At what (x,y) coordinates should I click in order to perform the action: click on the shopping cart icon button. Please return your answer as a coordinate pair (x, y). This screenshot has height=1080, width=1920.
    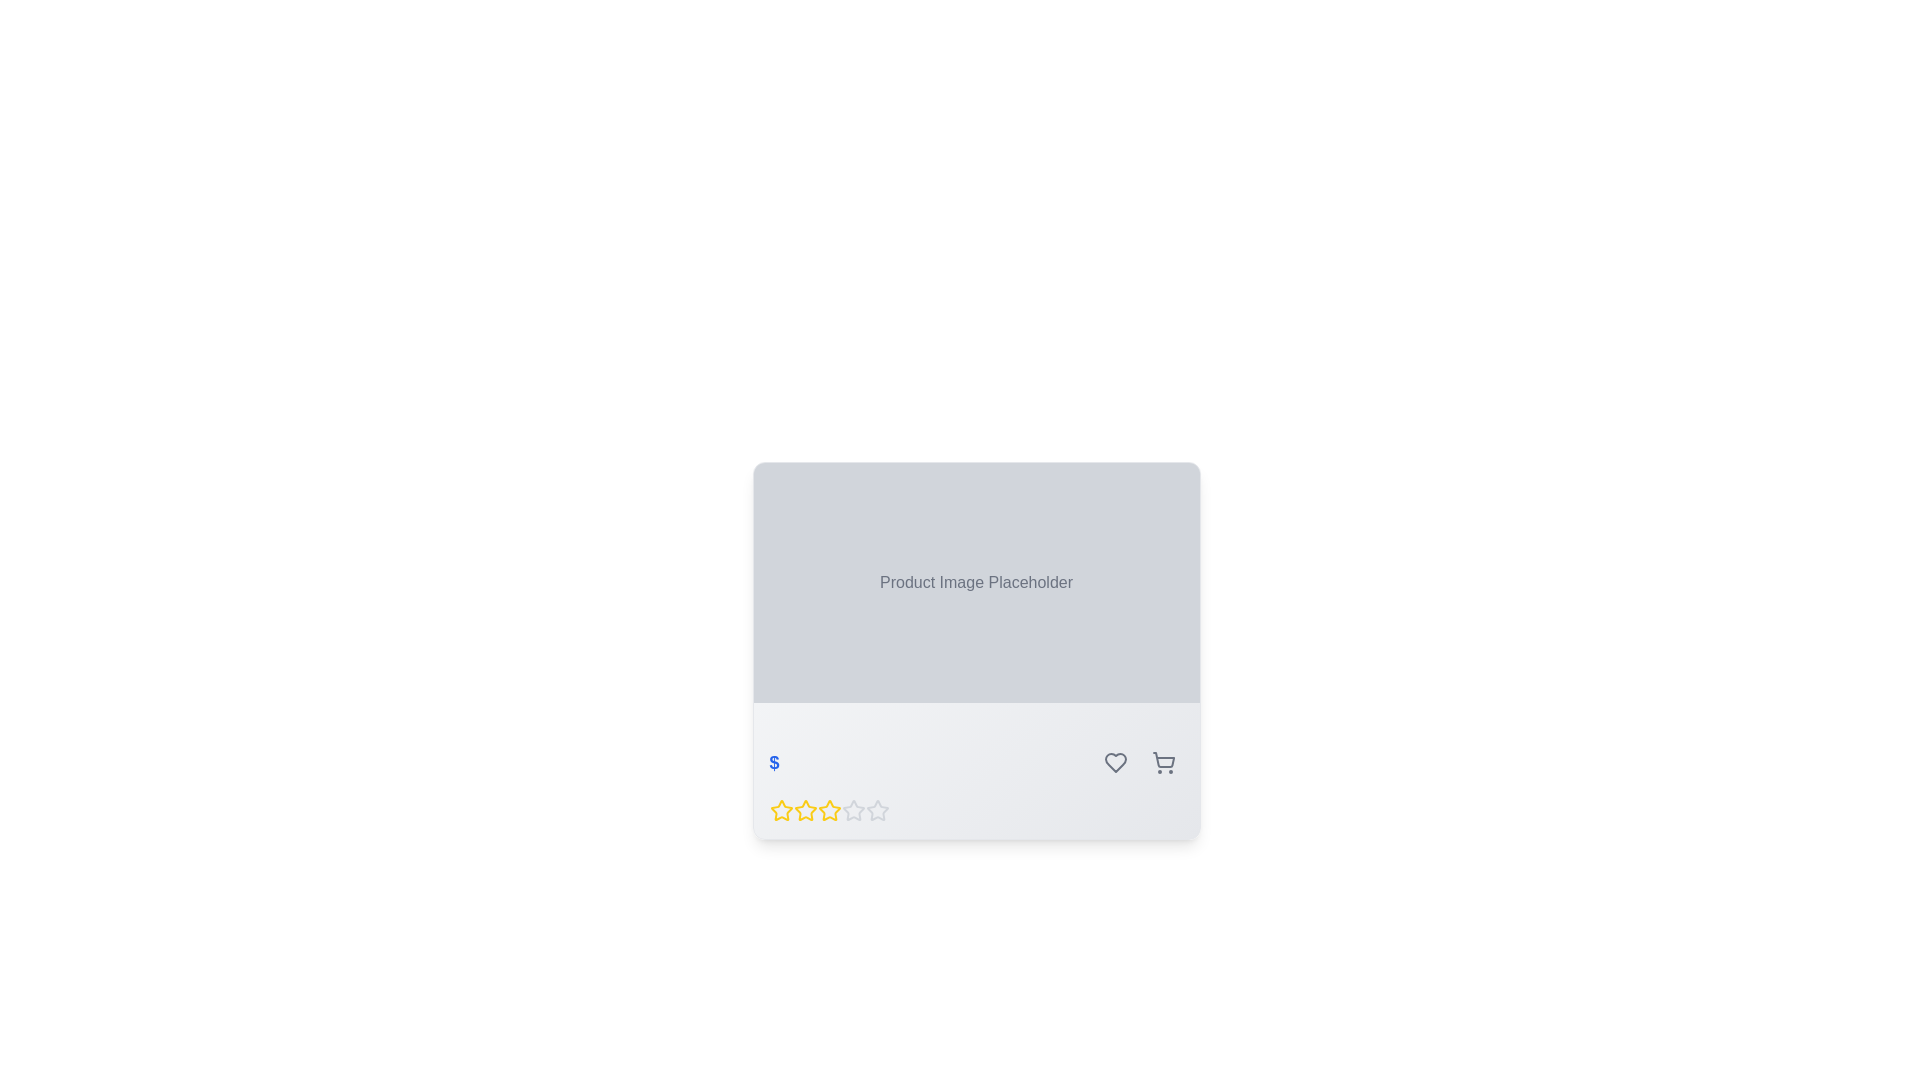
    Looking at the image, I should click on (1163, 763).